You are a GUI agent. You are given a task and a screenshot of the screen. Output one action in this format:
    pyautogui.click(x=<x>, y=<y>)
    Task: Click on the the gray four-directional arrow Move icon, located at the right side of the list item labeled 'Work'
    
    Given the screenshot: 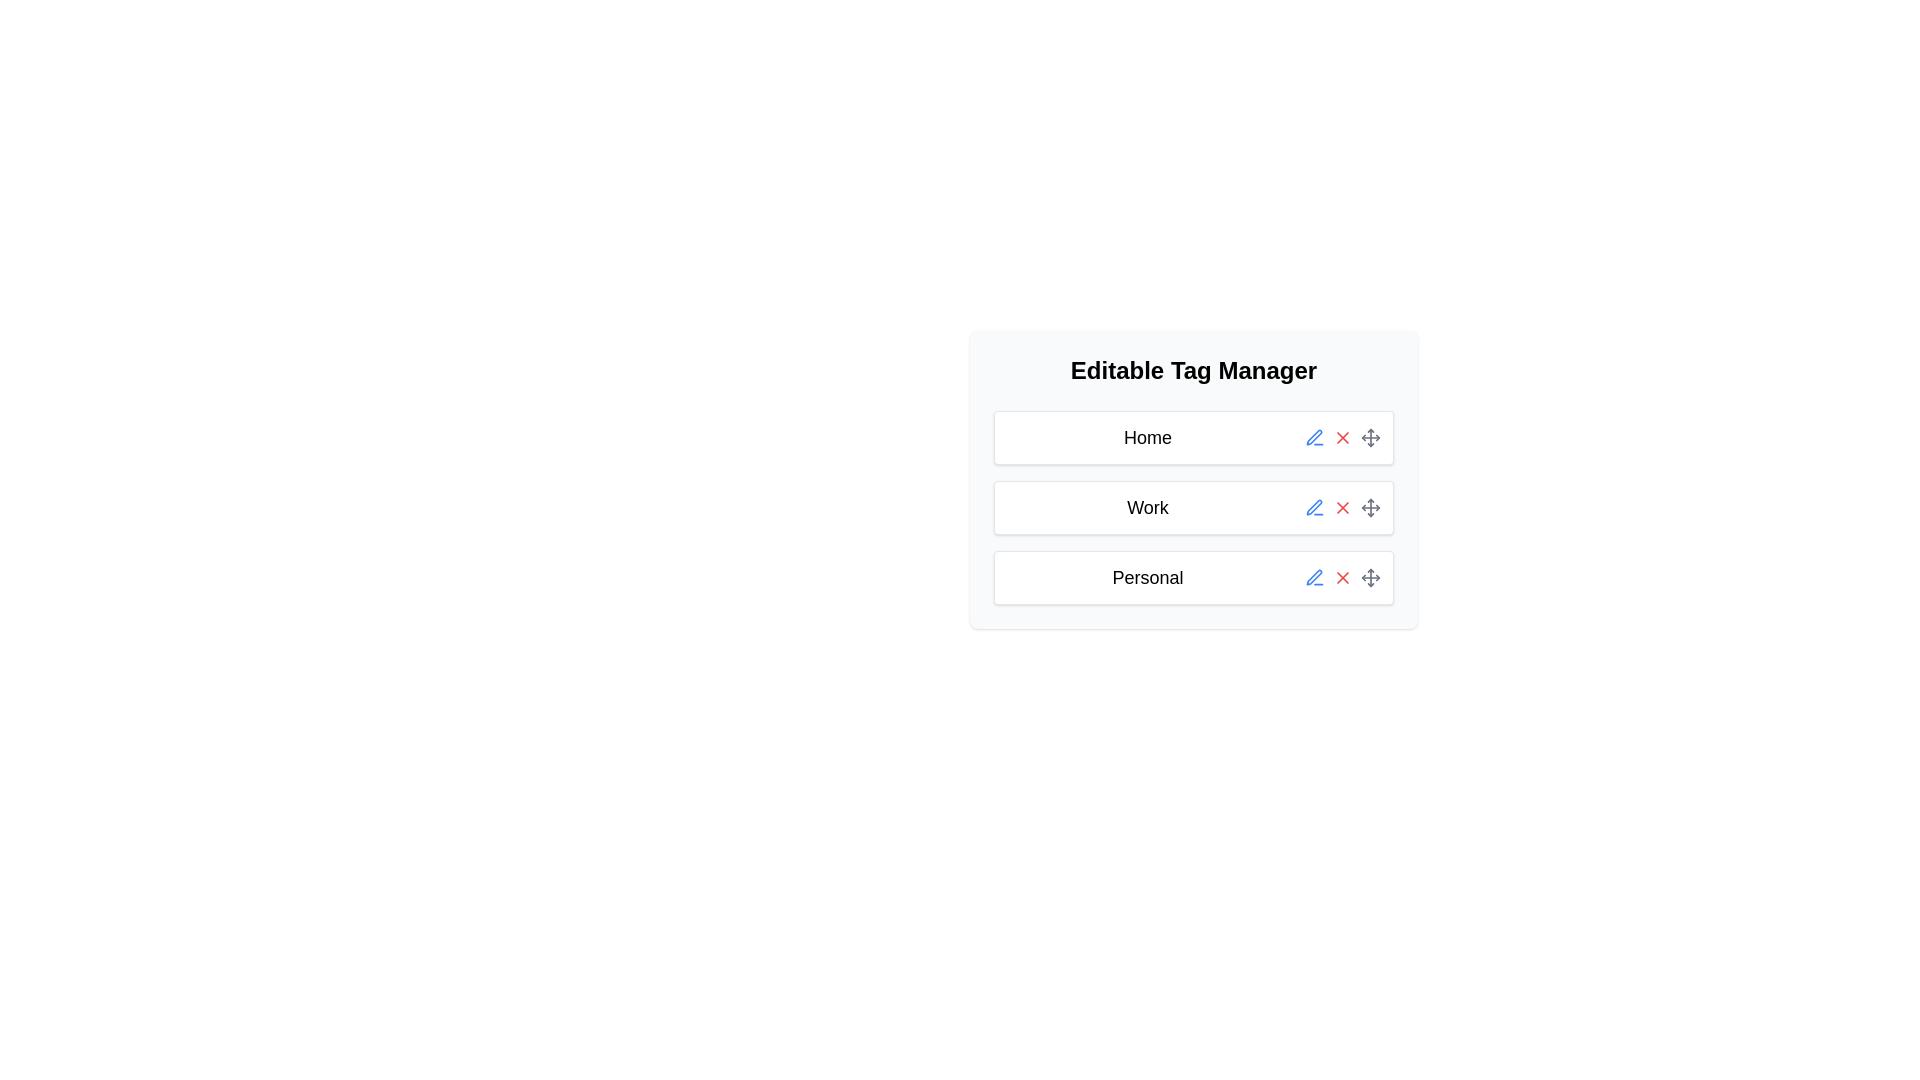 What is the action you would take?
    pyautogui.click(x=1370, y=507)
    